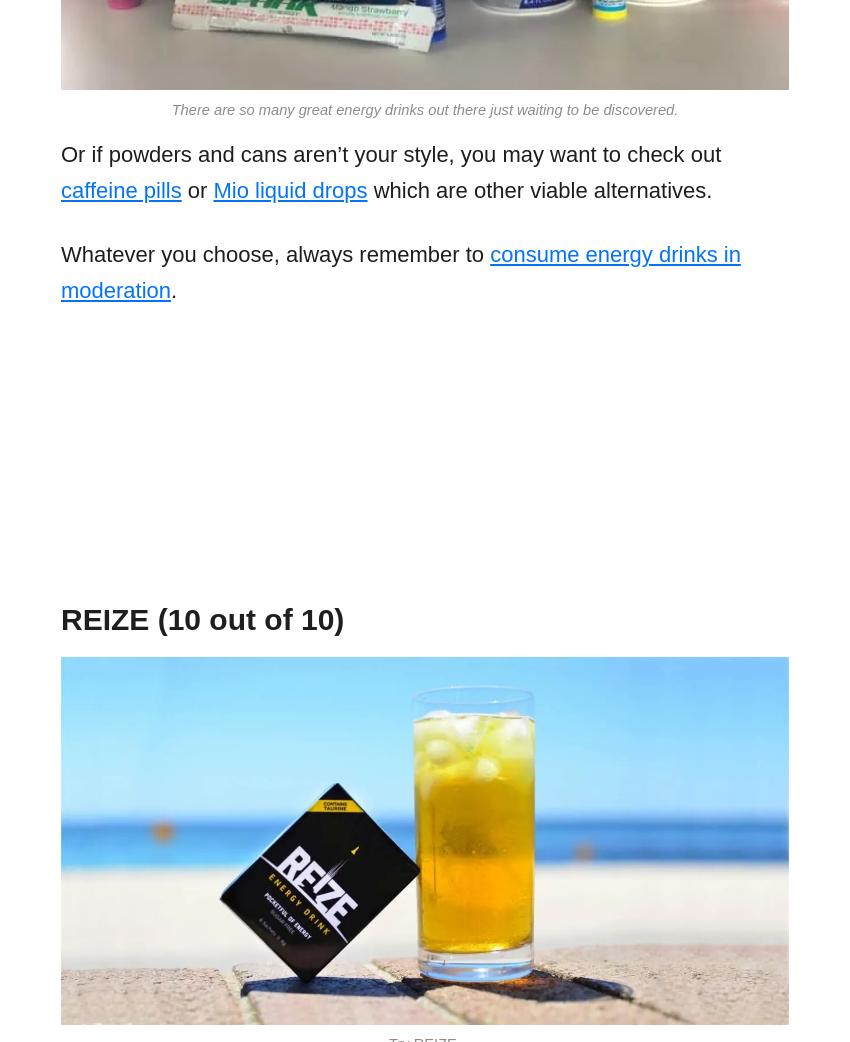 The height and width of the screenshot is (1042, 850). I want to click on 'which are other viable alternatives.', so click(366, 189).